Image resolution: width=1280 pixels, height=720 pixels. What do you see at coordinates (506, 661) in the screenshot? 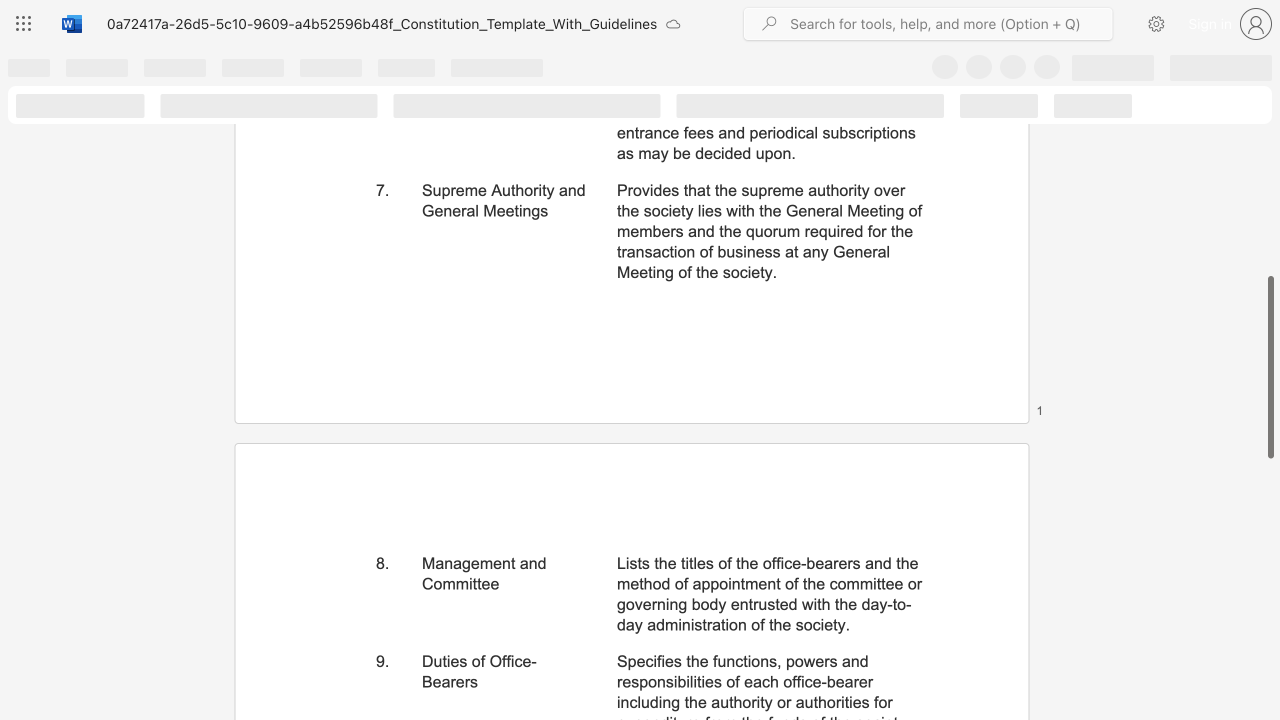
I see `the subset text "fice-Bea" within the text "Duties of Office-Bearers"` at bounding box center [506, 661].